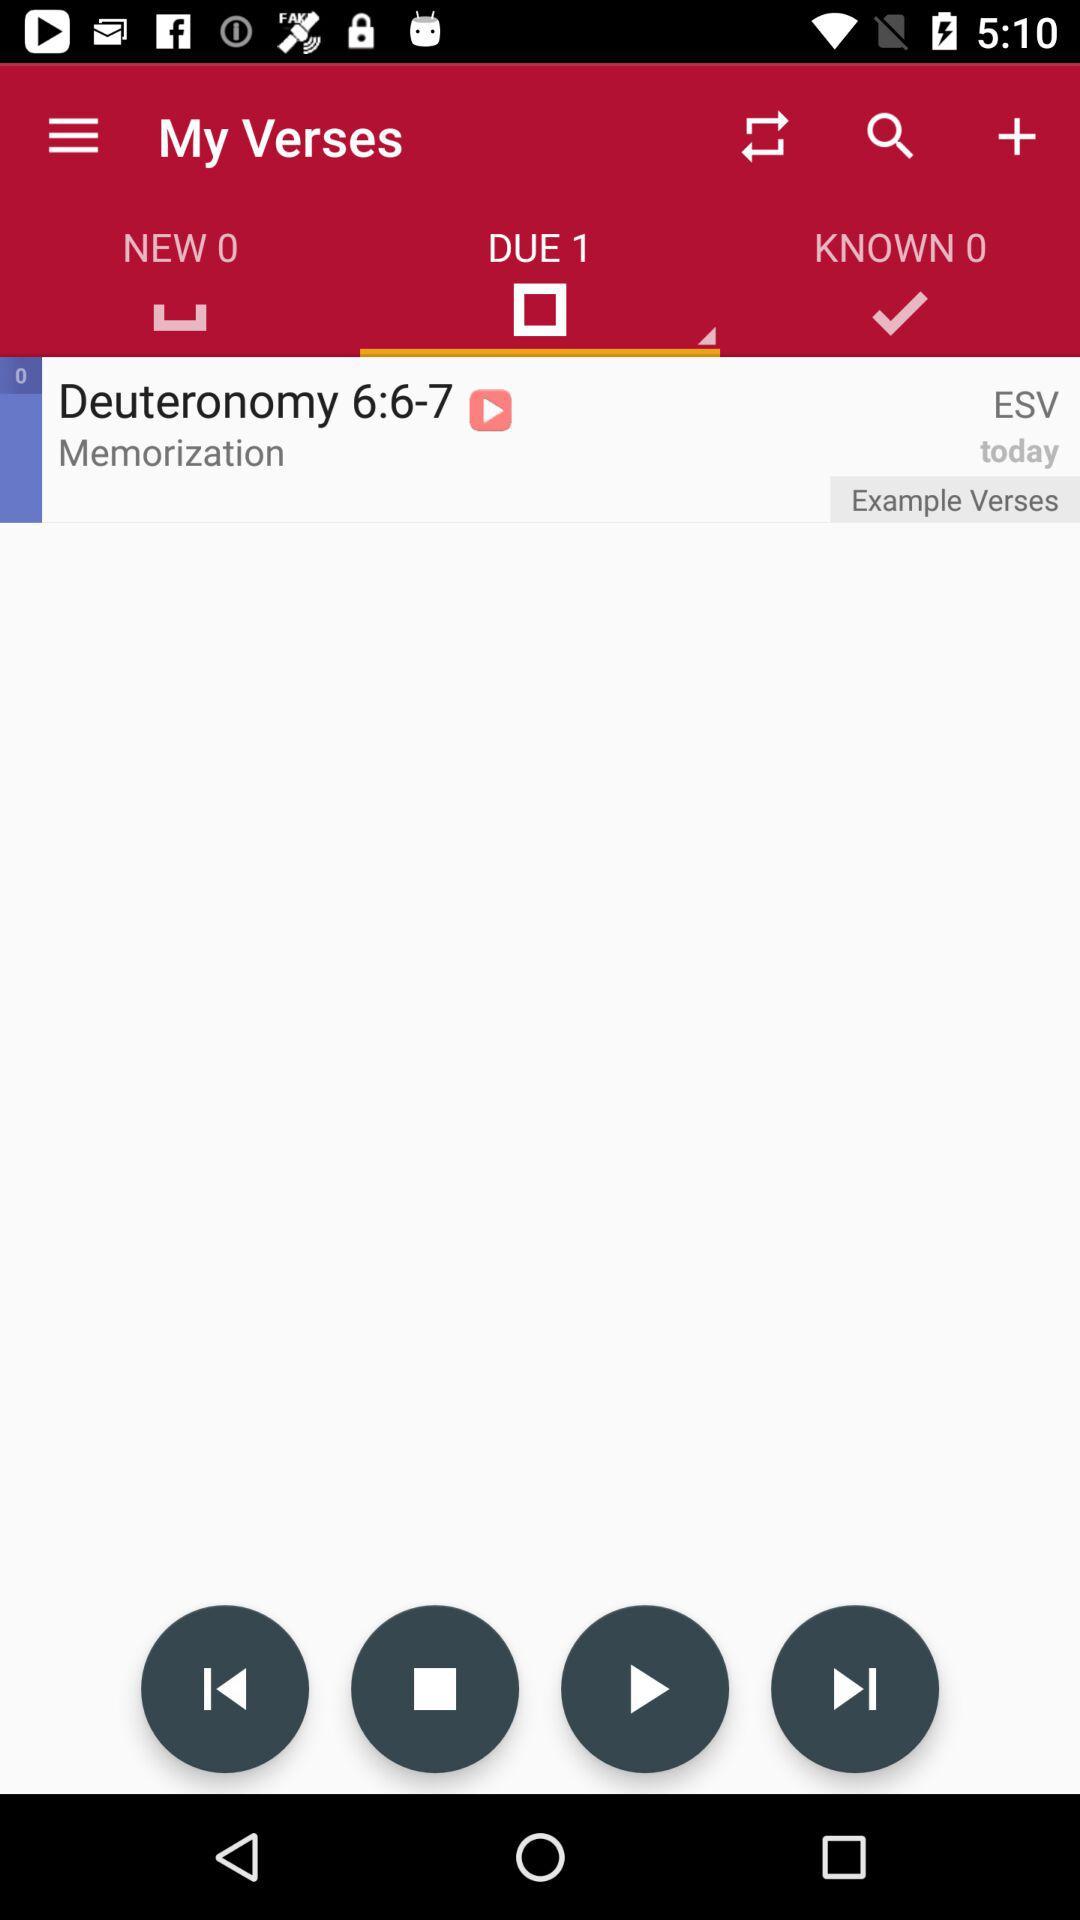 This screenshot has height=1920, width=1080. Describe the element at coordinates (224, 1688) in the screenshot. I see `go back` at that location.